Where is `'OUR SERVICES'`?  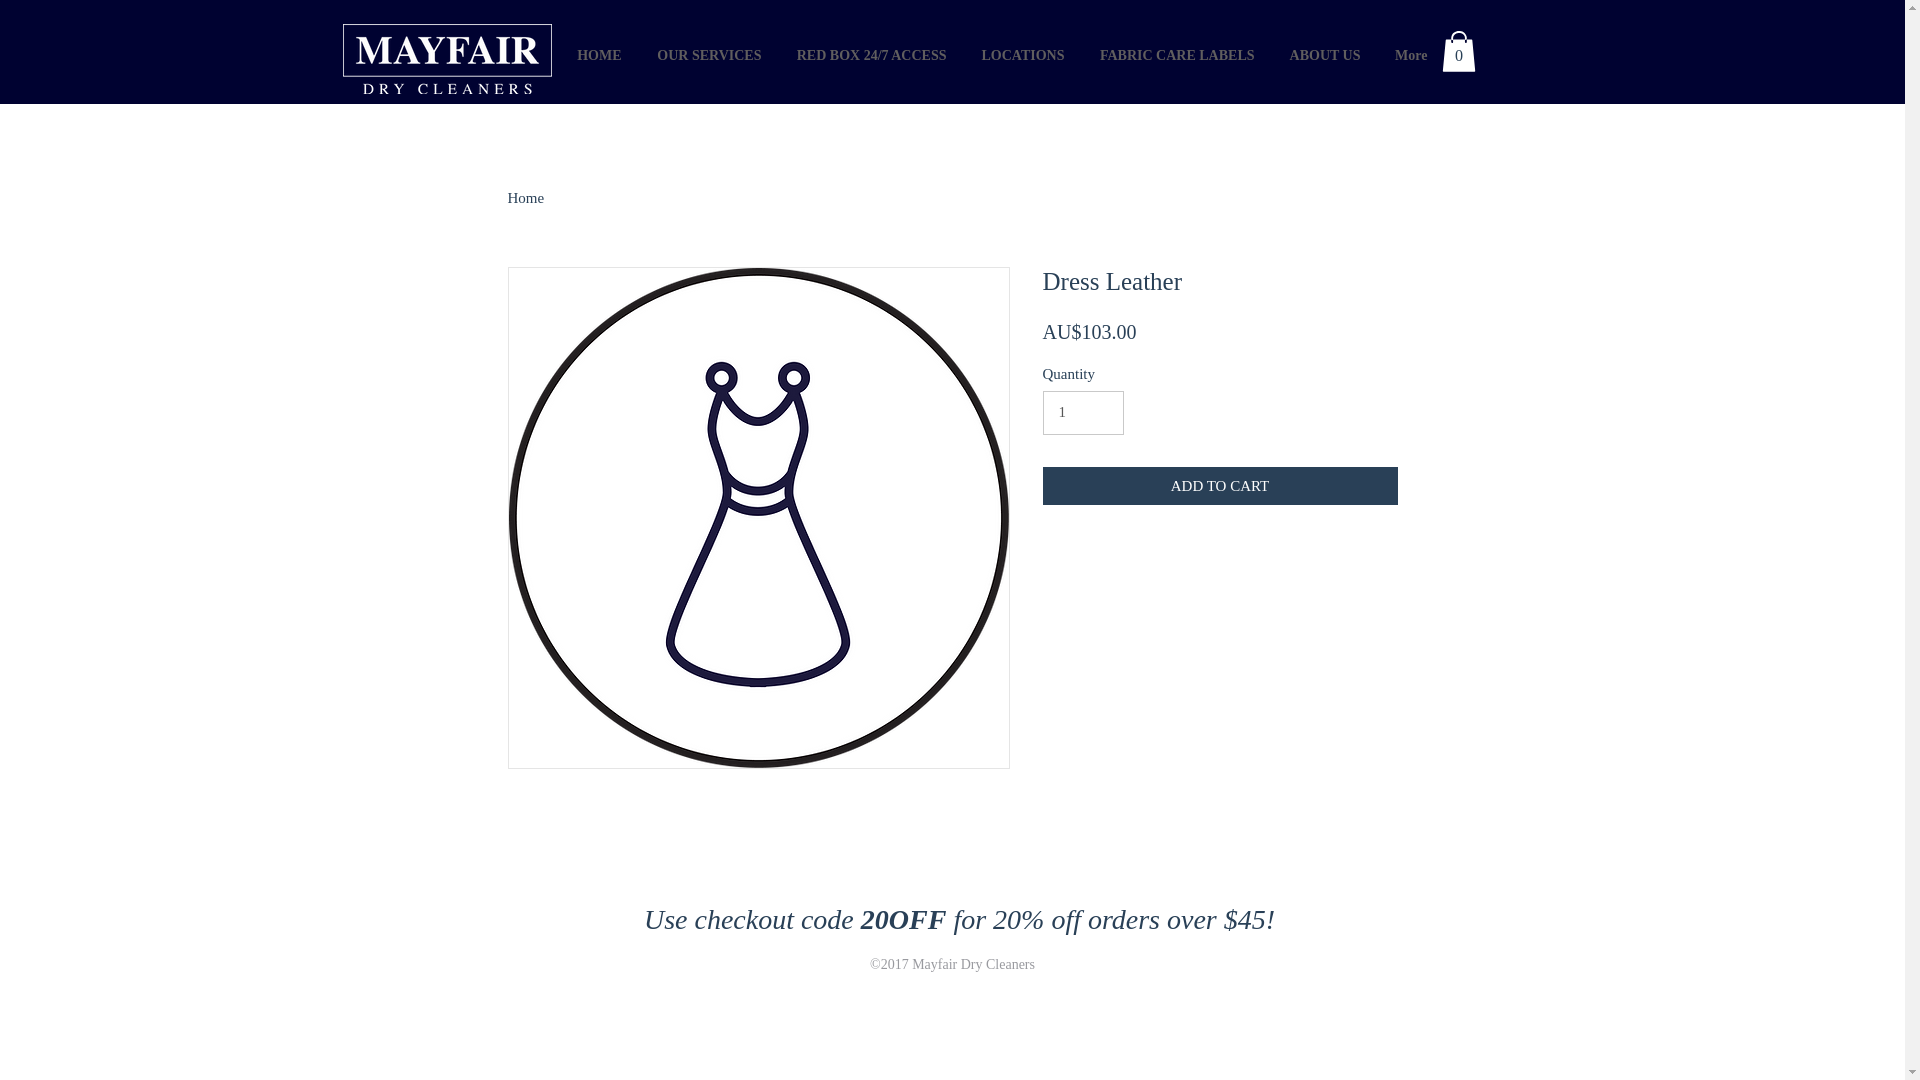 'OUR SERVICES' is located at coordinates (705, 54).